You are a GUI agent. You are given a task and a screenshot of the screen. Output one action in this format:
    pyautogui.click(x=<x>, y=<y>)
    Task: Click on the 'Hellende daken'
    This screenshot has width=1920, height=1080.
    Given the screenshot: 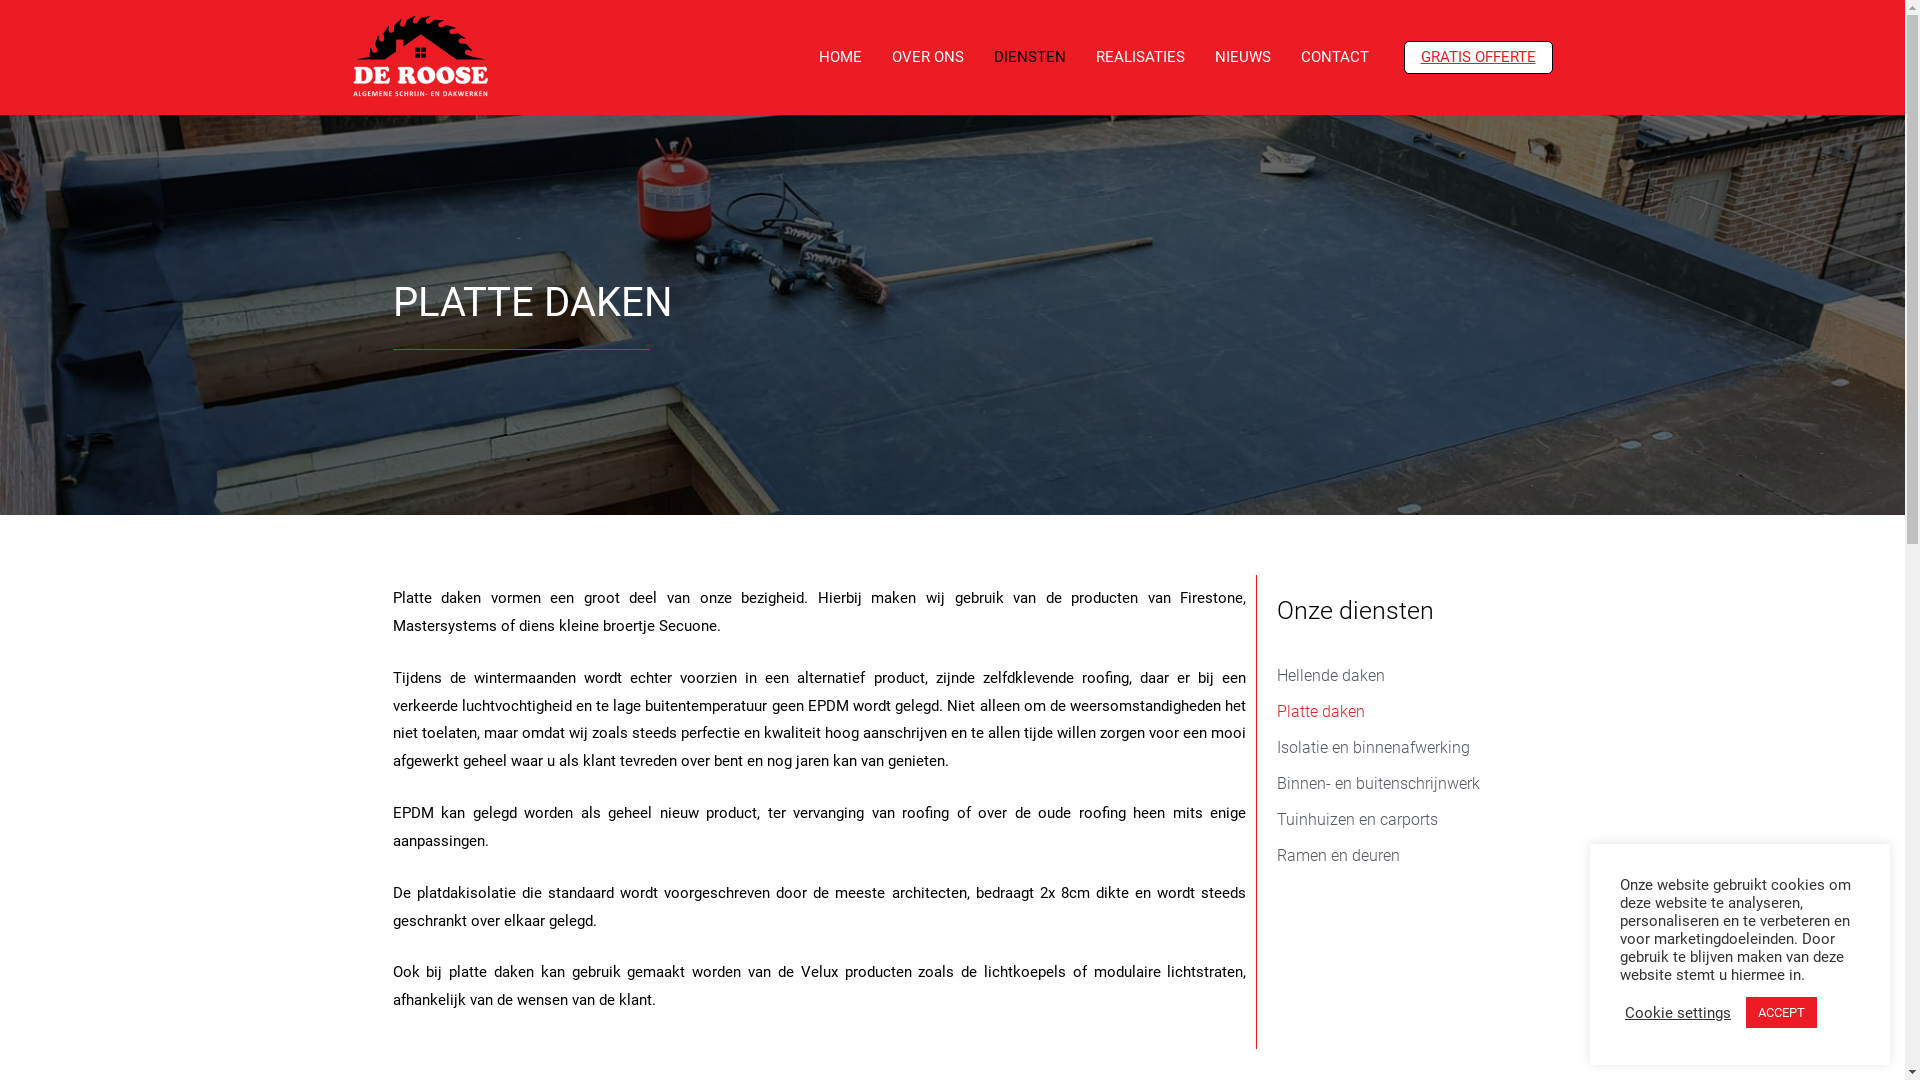 What is the action you would take?
    pyautogui.click(x=1386, y=675)
    